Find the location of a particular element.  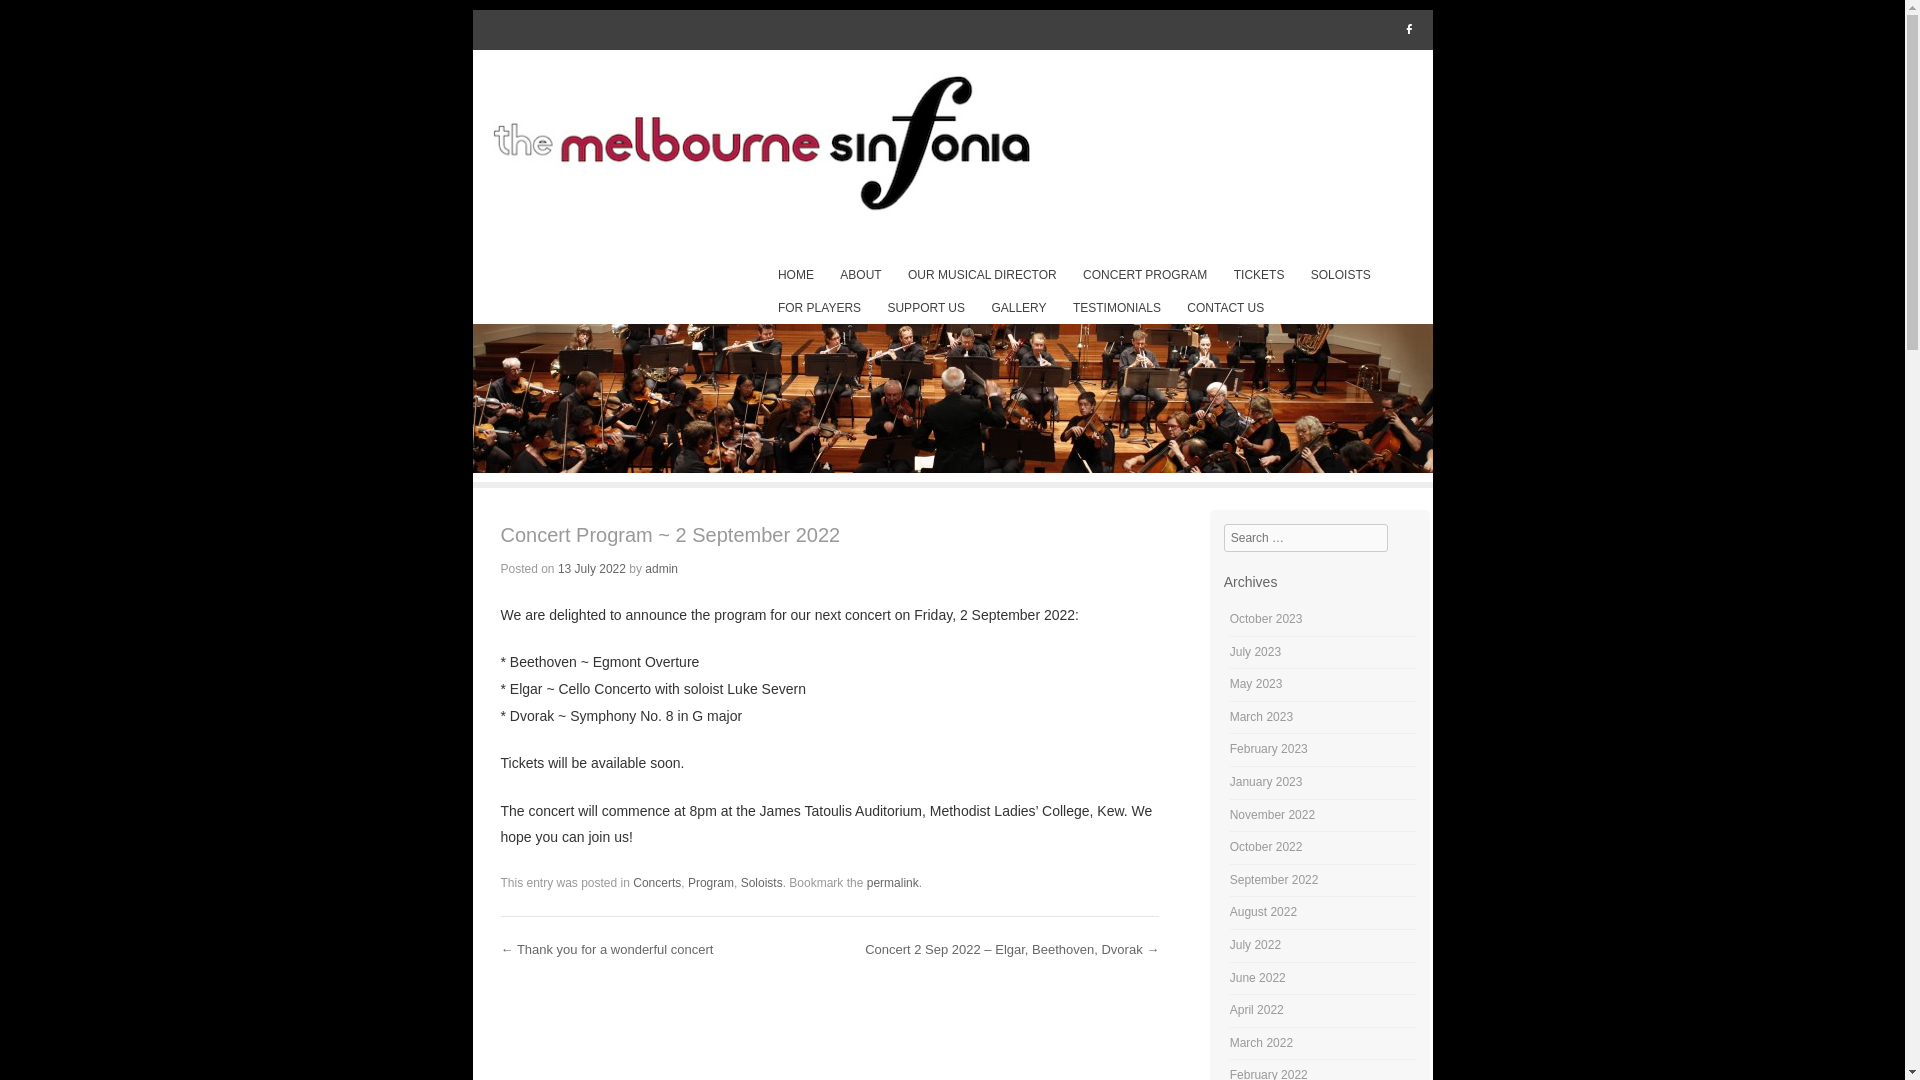

'melbournesinfonia.org.au' is located at coordinates (950, 467).